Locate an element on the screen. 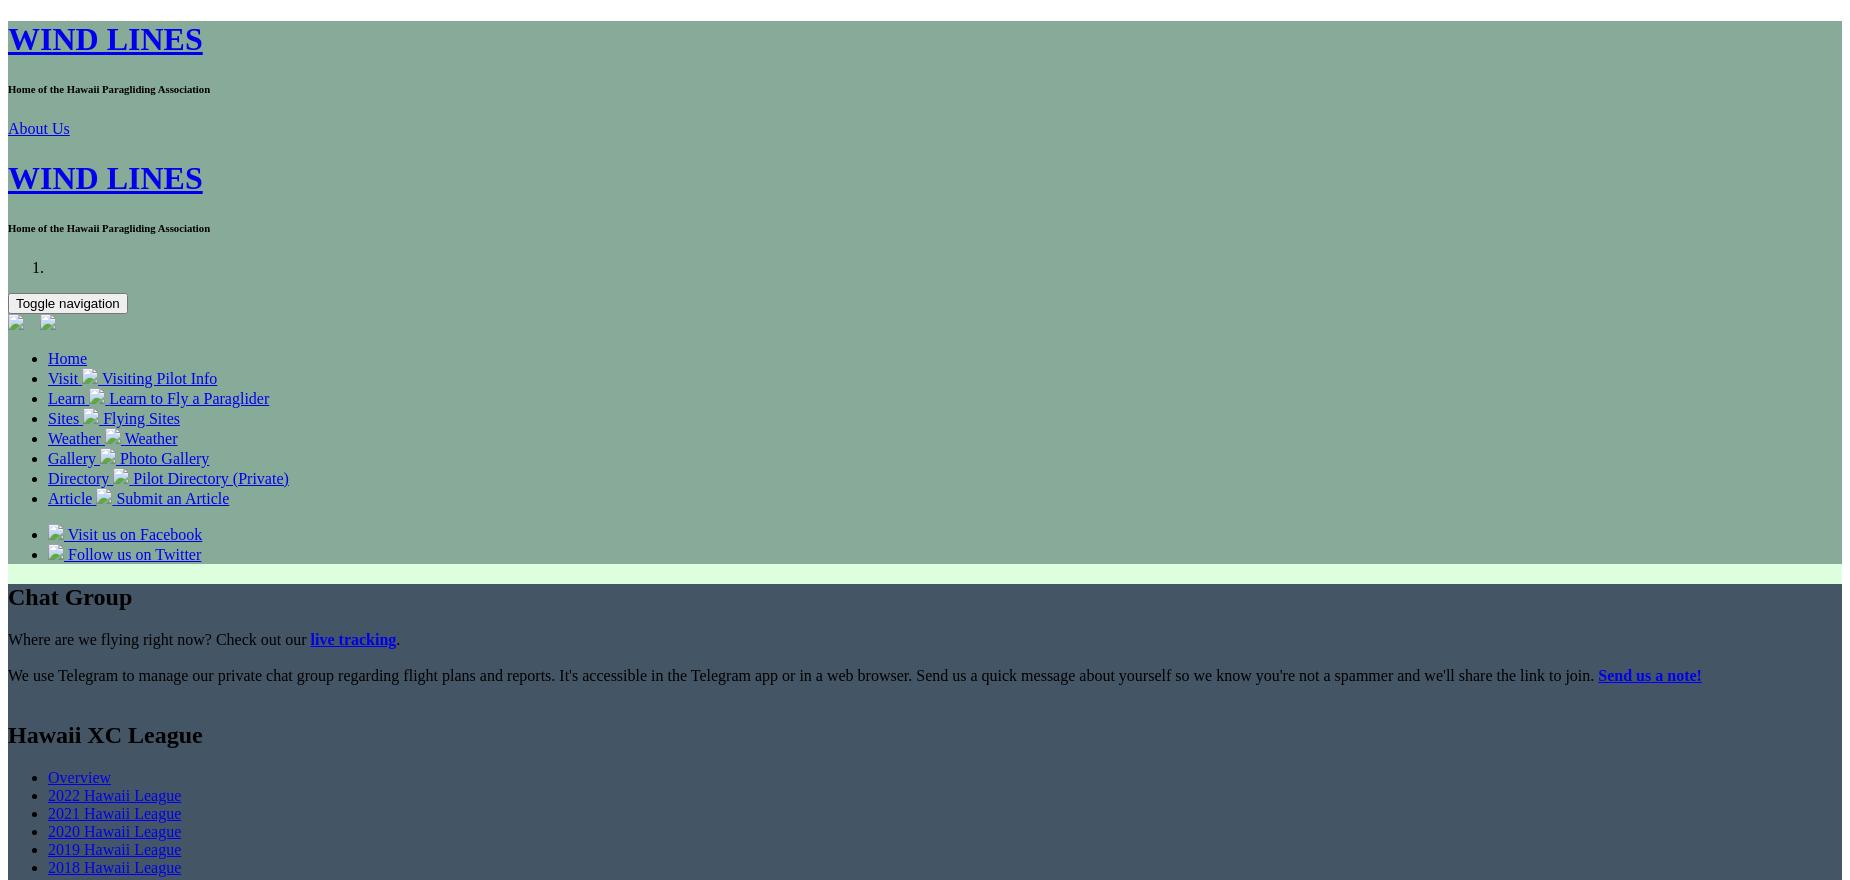 Image resolution: width=1850 pixels, height=880 pixels. 'About Us' is located at coordinates (37, 128).